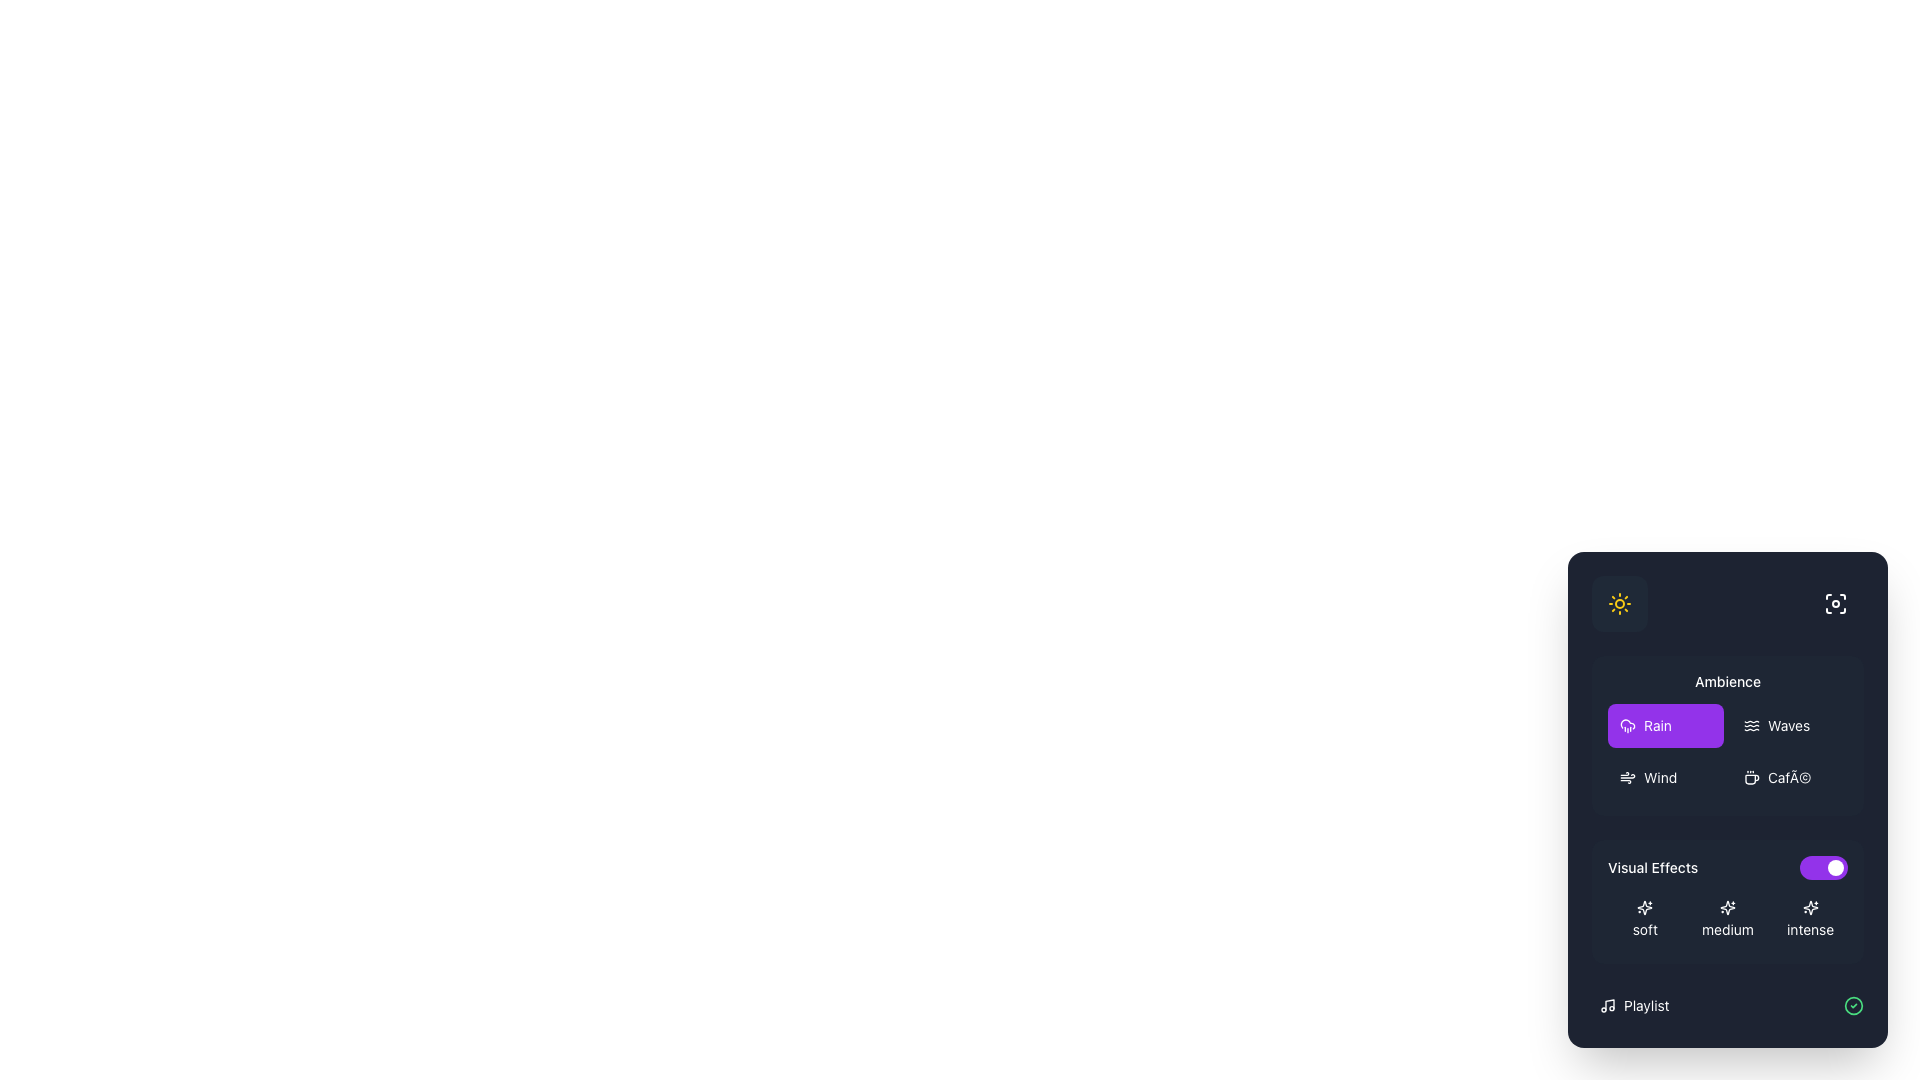 The image size is (1920, 1080). What do you see at coordinates (1751, 725) in the screenshot?
I see `the wave-like icon located to the left of the text label 'Waves' in the 'Ambience' section of the UI` at bounding box center [1751, 725].